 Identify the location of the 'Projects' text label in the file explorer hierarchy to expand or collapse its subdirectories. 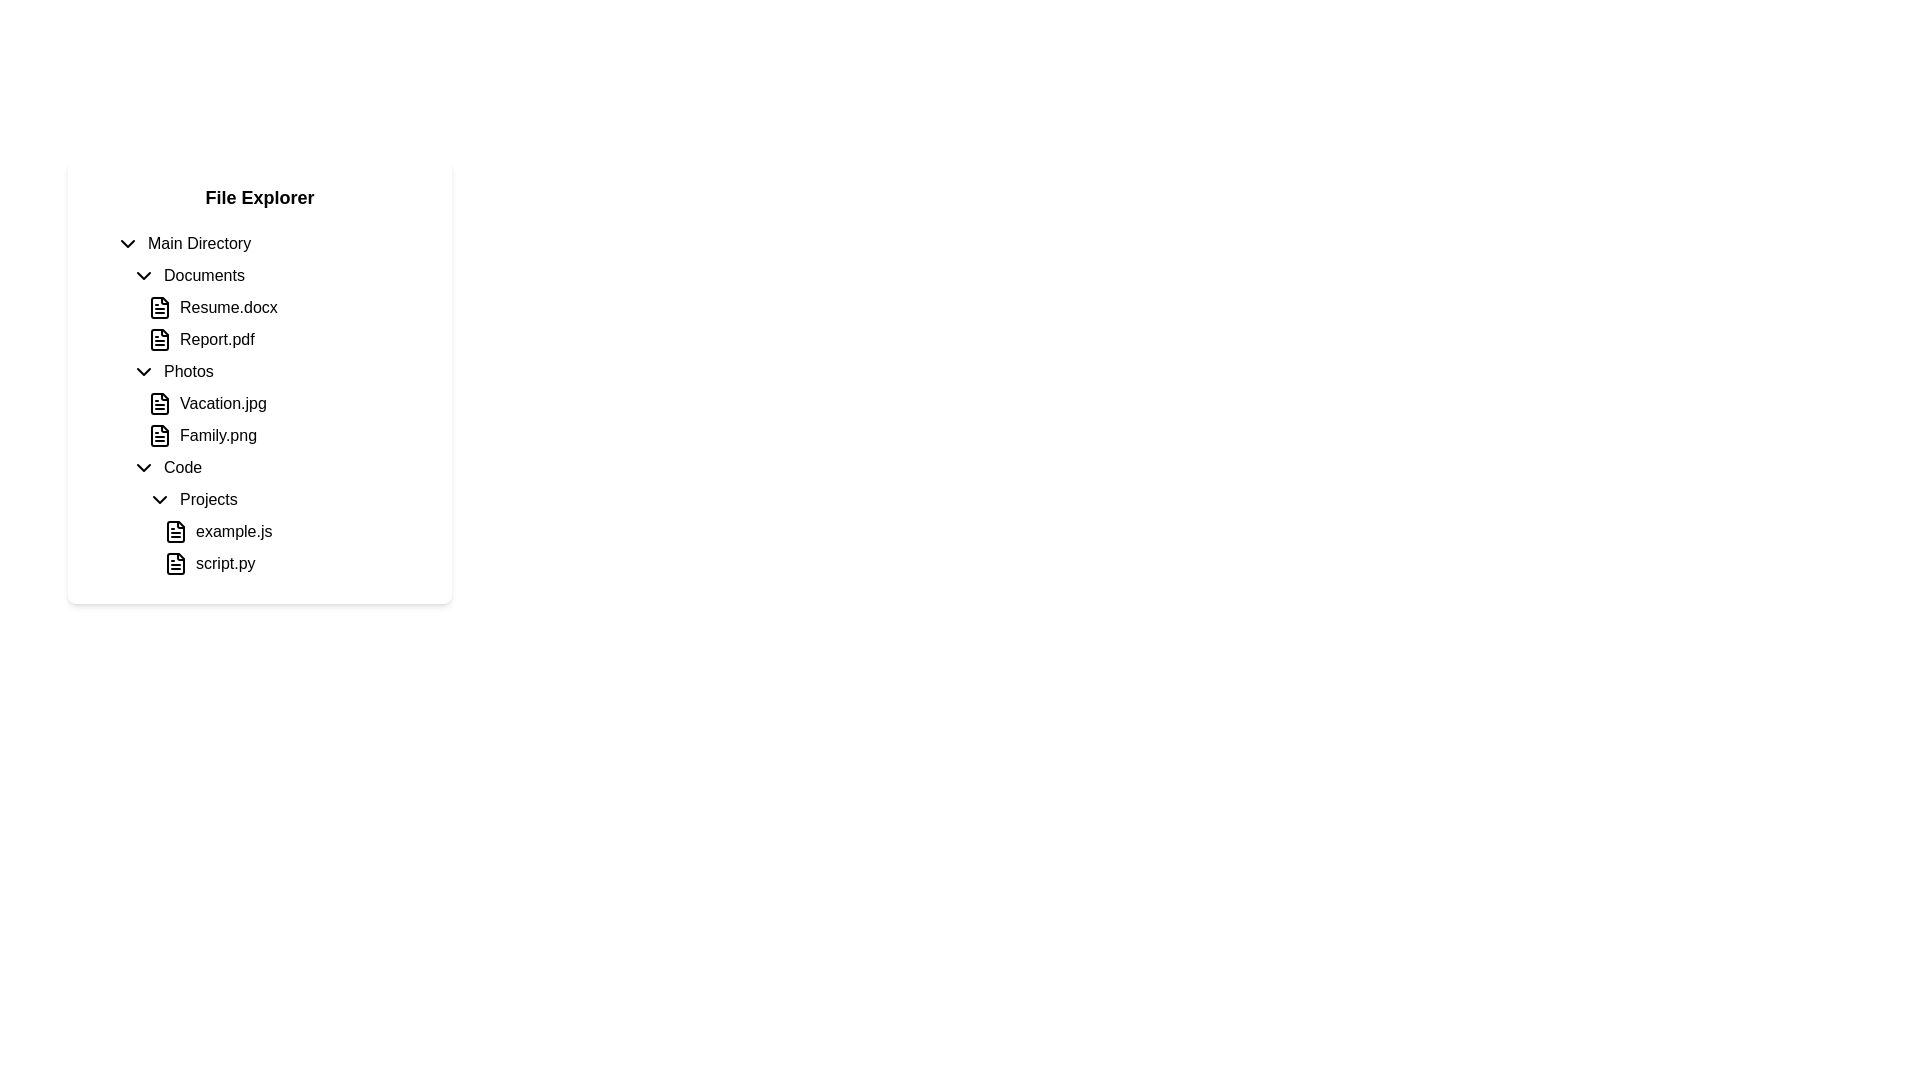
(208, 499).